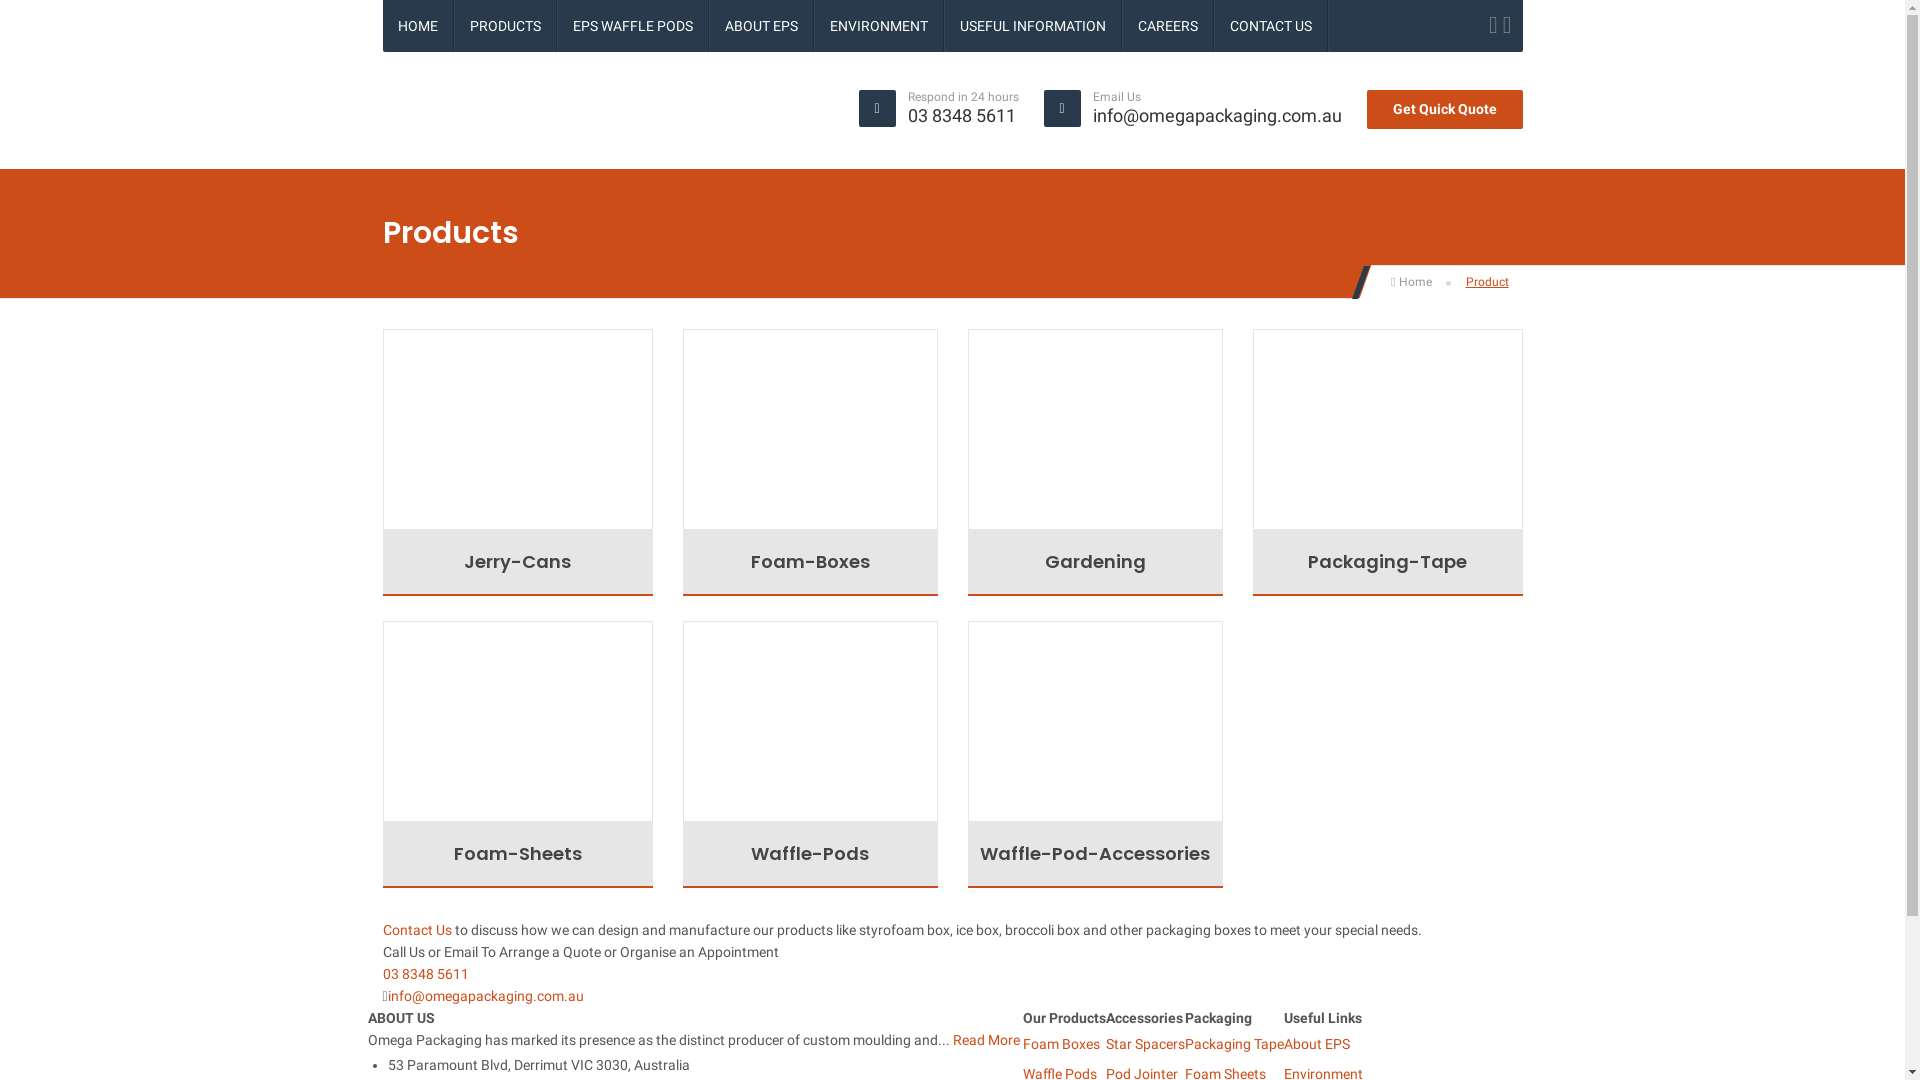  What do you see at coordinates (1215, 115) in the screenshot?
I see `'info@omegapackaging.com.au'` at bounding box center [1215, 115].